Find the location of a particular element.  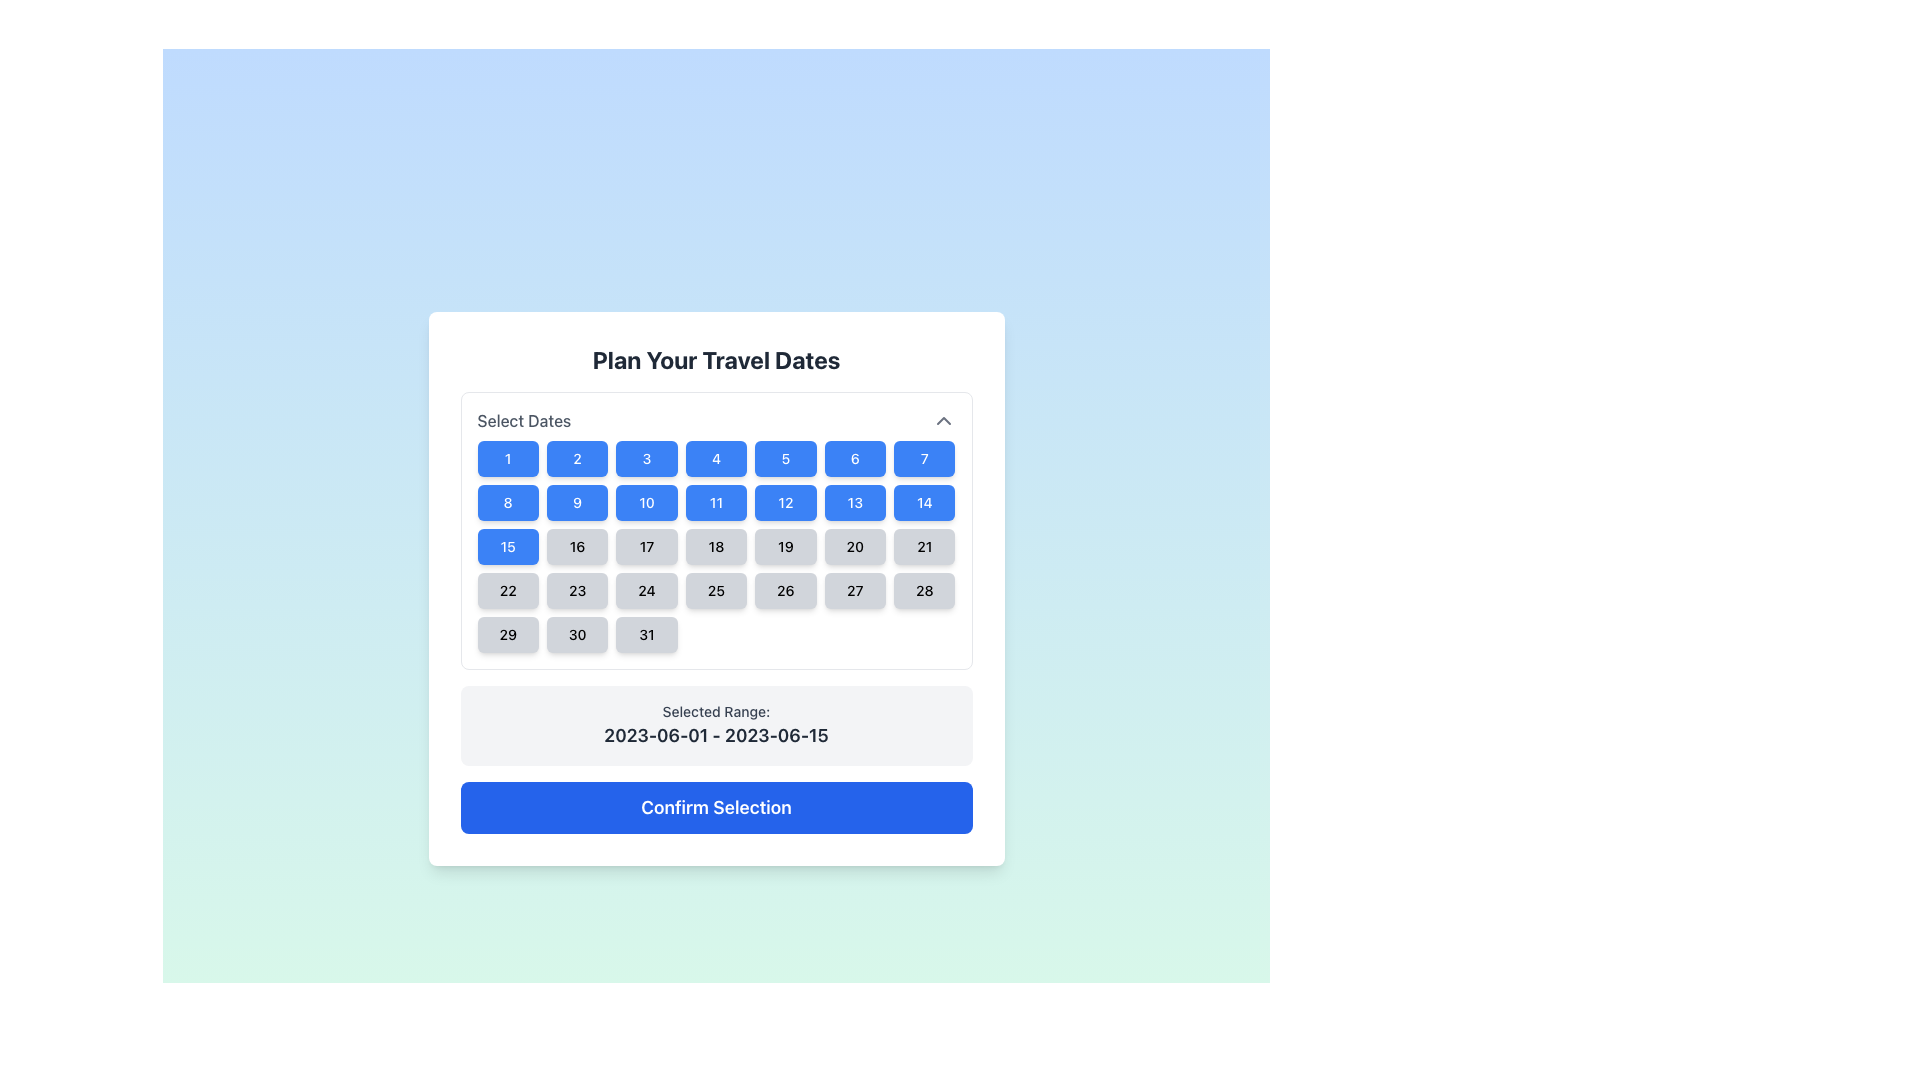

the selectable day button in the calendar view is located at coordinates (647, 589).